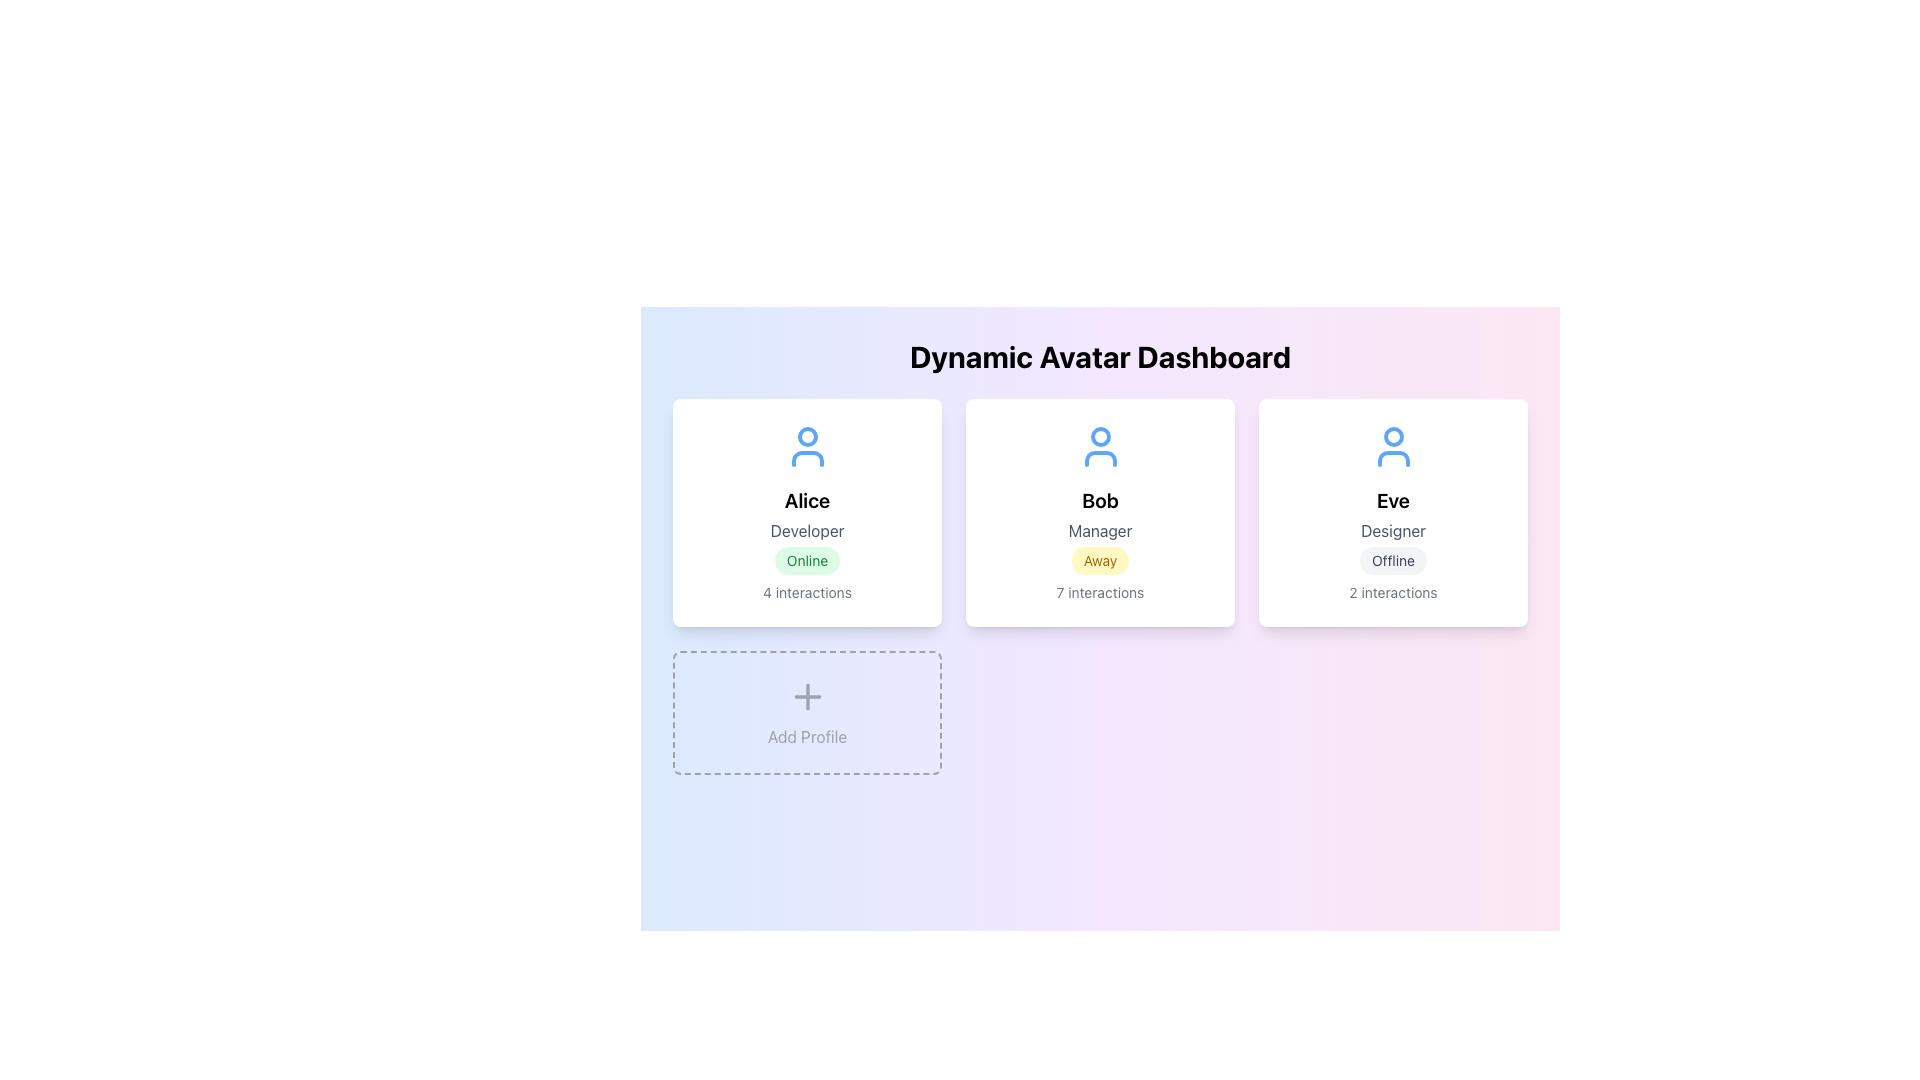 This screenshot has width=1920, height=1080. What do you see at coordinates (807, 446) in the screenshot?
I see `the Avatar icon, which is an outlined human icon styled in blue, located above the name 'Alice' on the leftmost card` at bounding box center [807, 446].